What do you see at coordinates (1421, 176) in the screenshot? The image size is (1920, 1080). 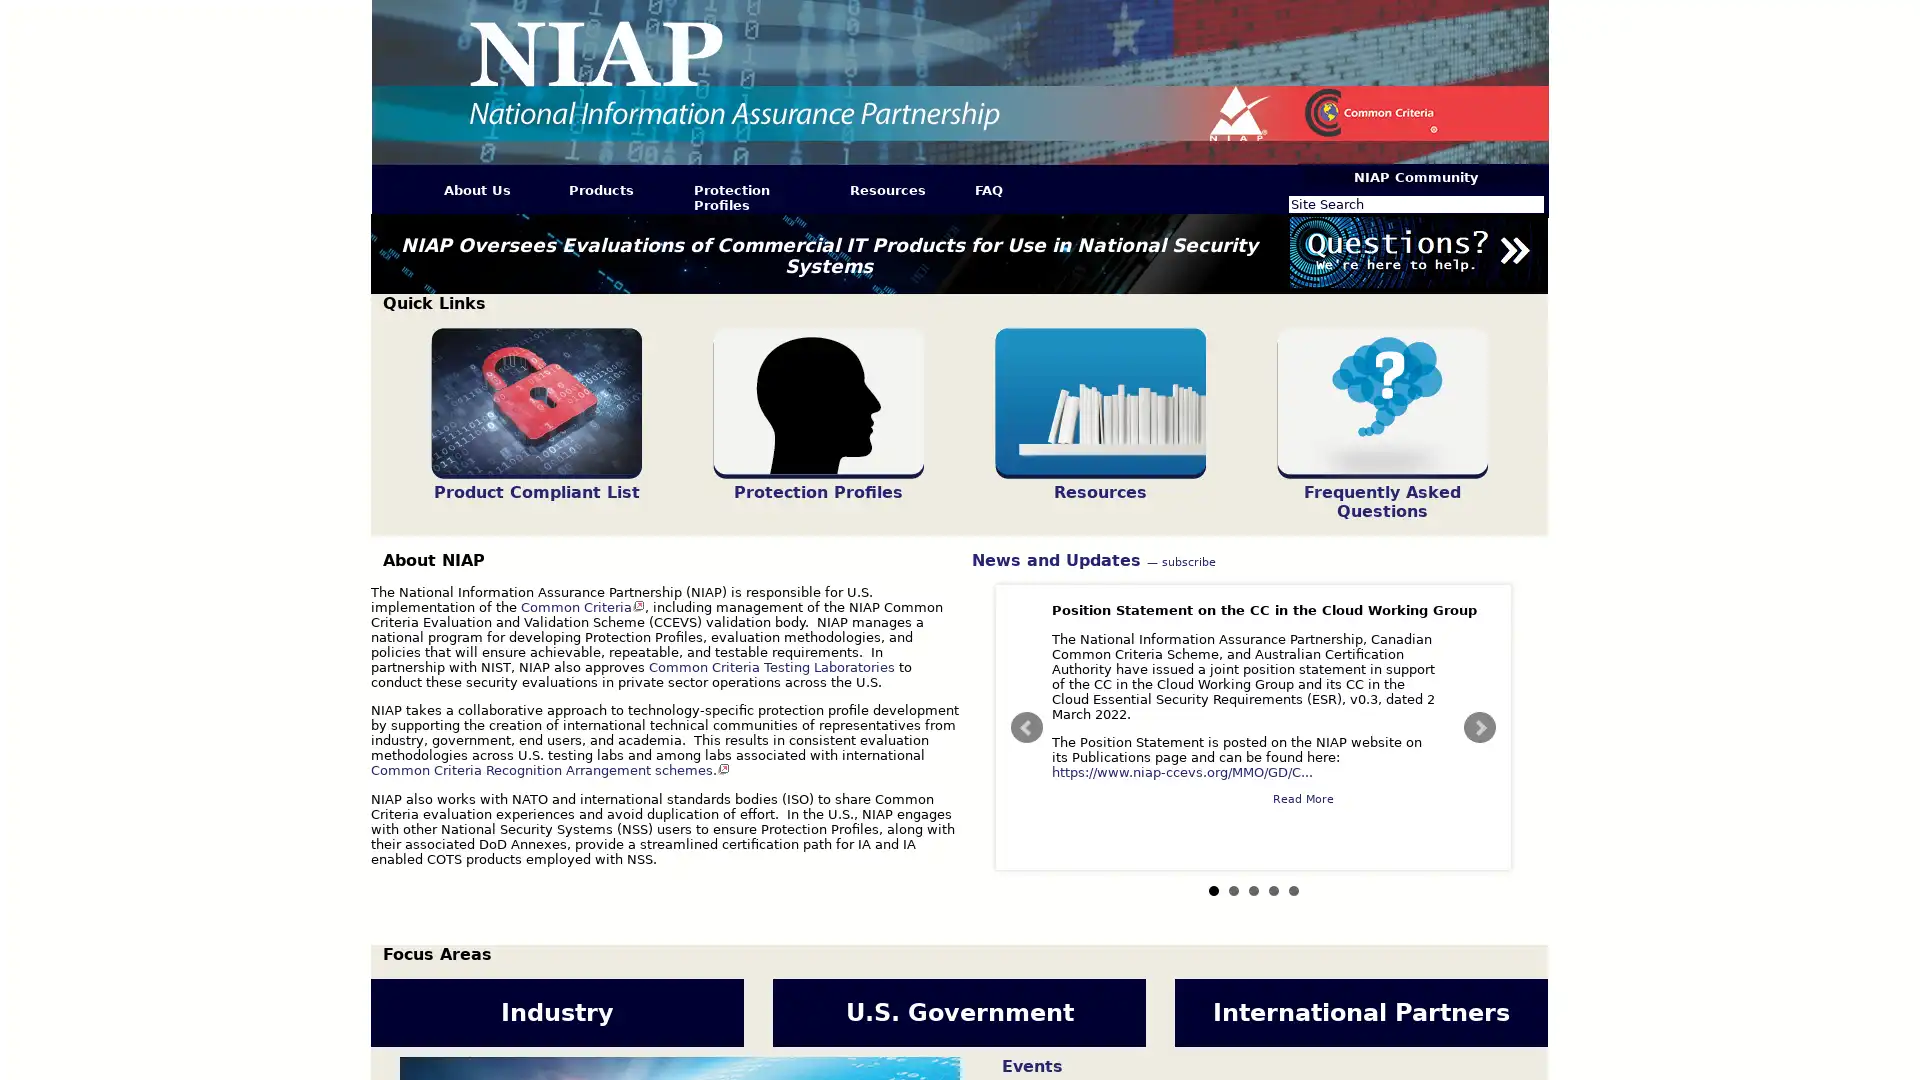 I see `NIAP Community` at bounding box center [1421, 176].